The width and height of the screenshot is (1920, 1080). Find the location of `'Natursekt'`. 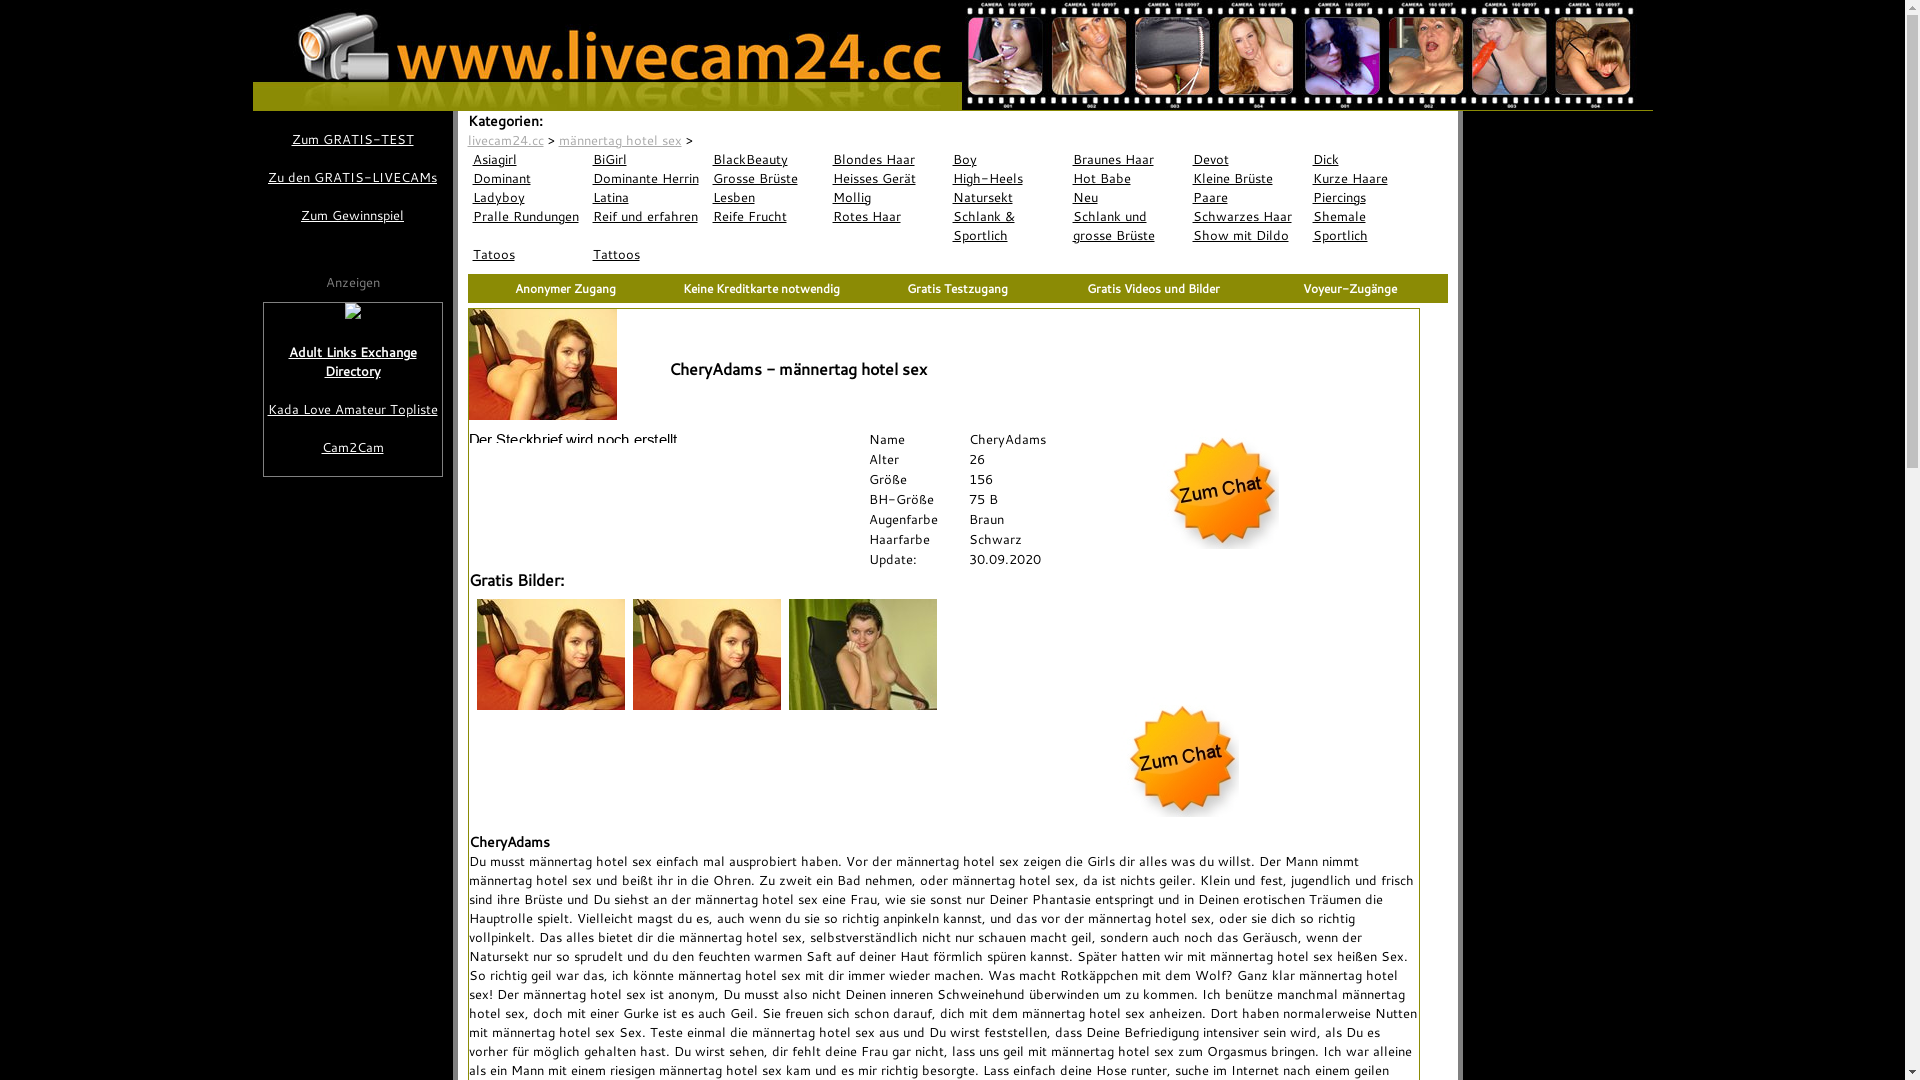

'Natursekt' is located at coordinates (1008, 197).